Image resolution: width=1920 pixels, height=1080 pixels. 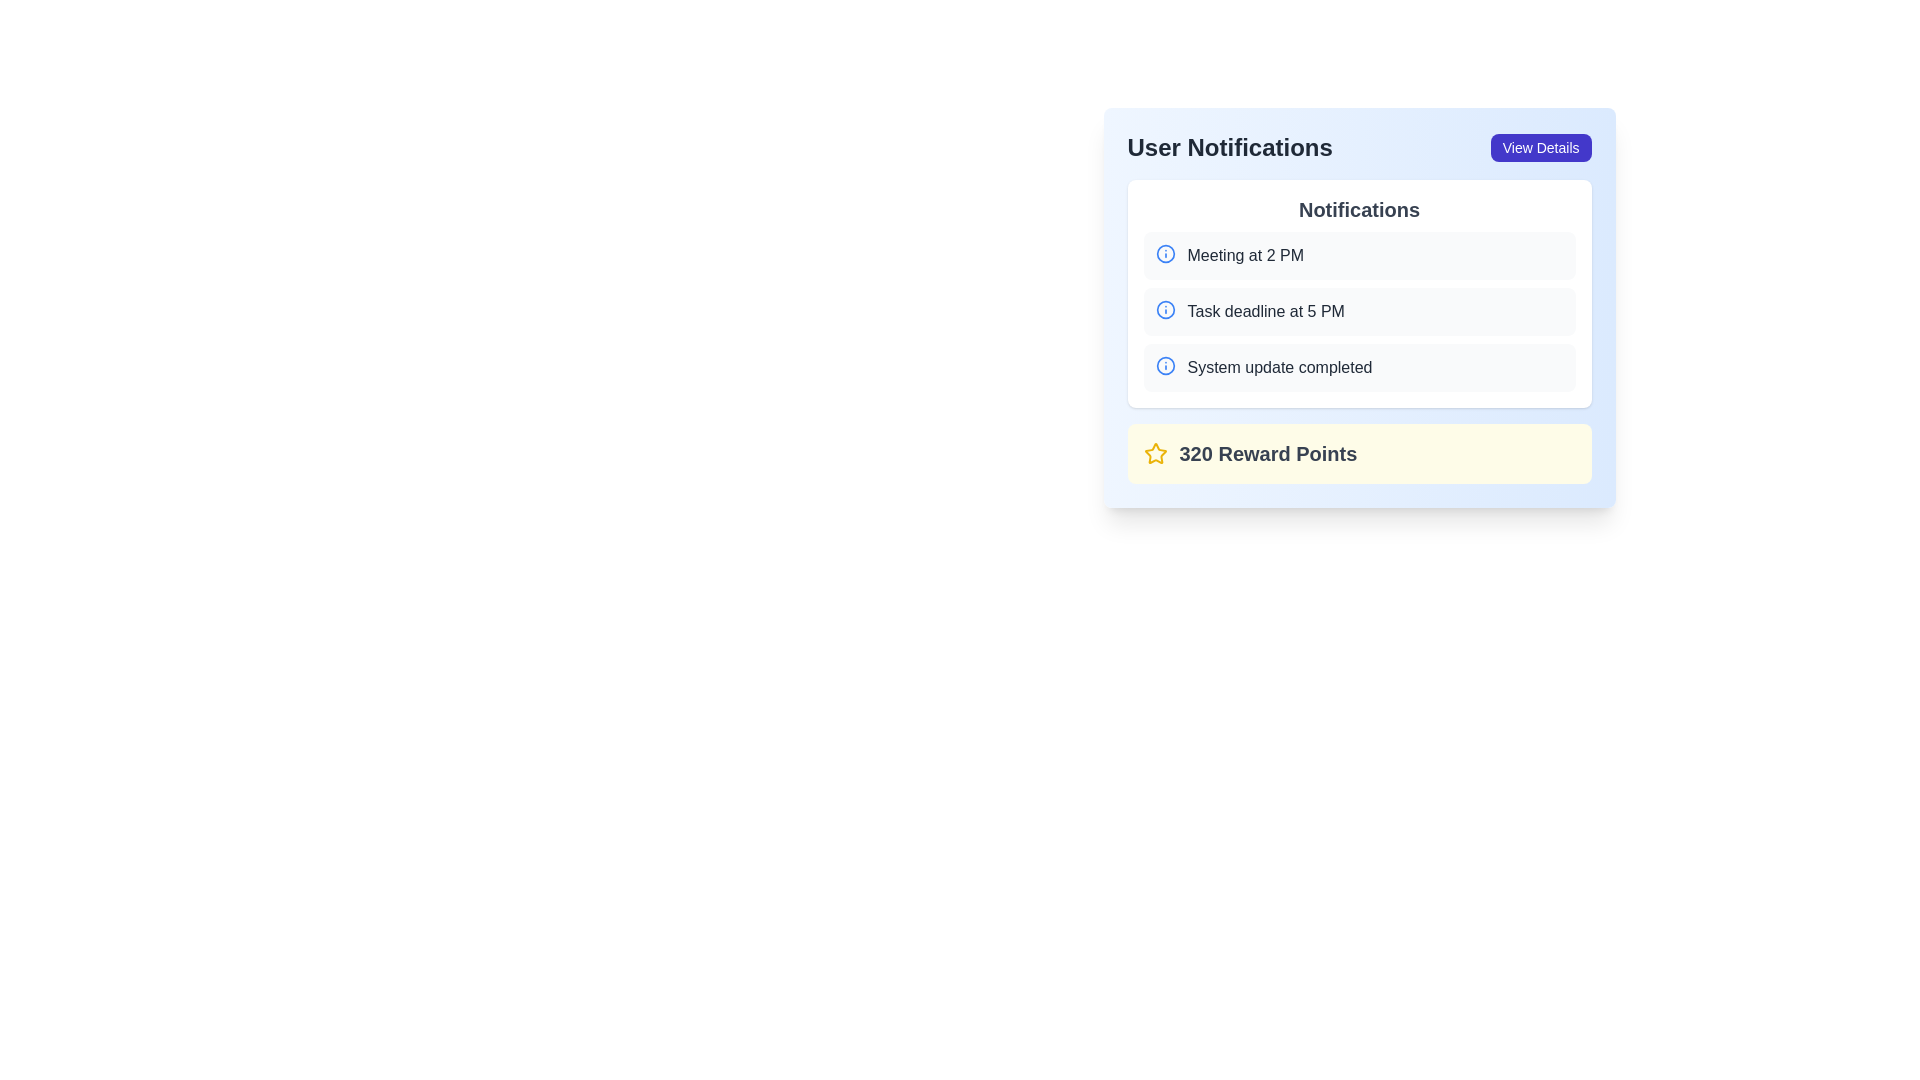 What do you see at coordinates (1280, 367) in the screenshot?
I see `the static text displaying 'System update completed' in the Notifications panel, which is styled in dark gray and located in the third row of the list` at bounding box center [1280, 367].